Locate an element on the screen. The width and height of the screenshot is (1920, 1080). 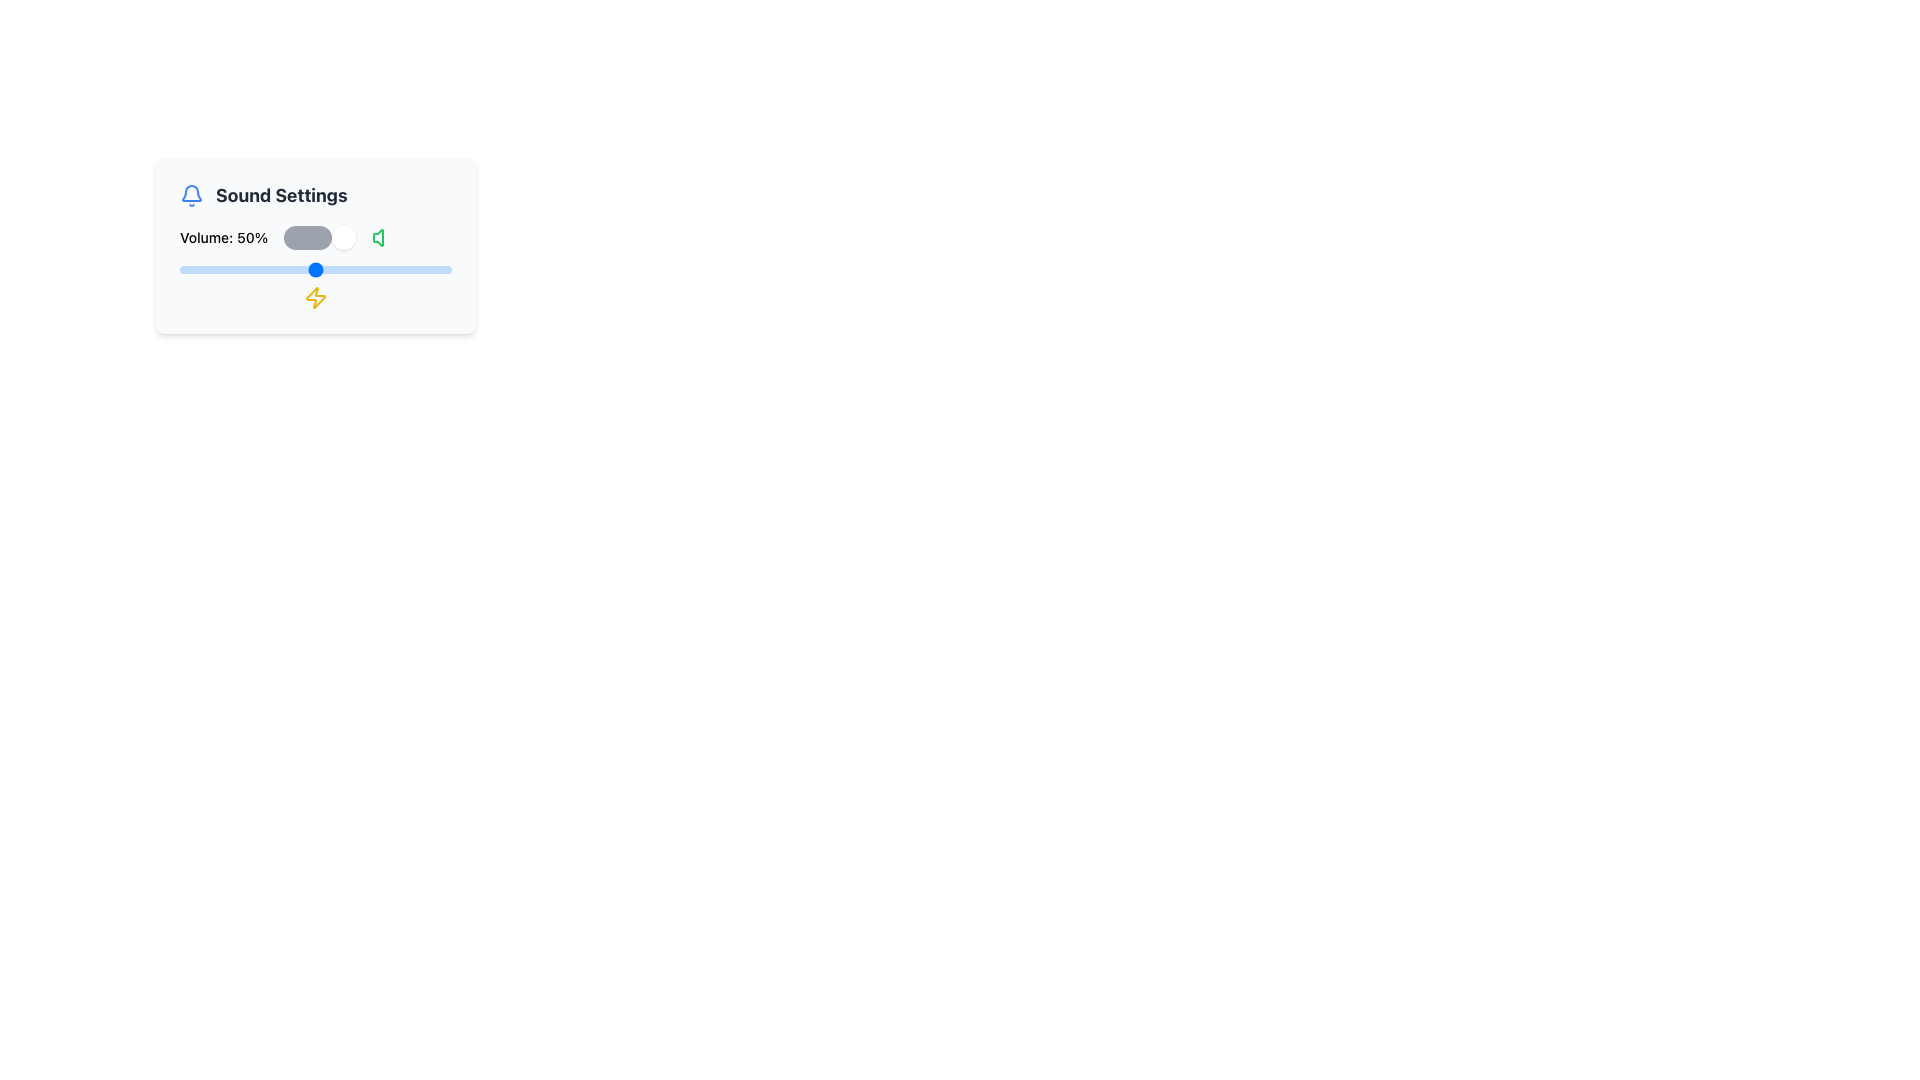
text label displaying 'Volume: 50%' located at the top-left corner of the sound settings pane, adjacent to the toggle switch is located at coordinates (224, 237).